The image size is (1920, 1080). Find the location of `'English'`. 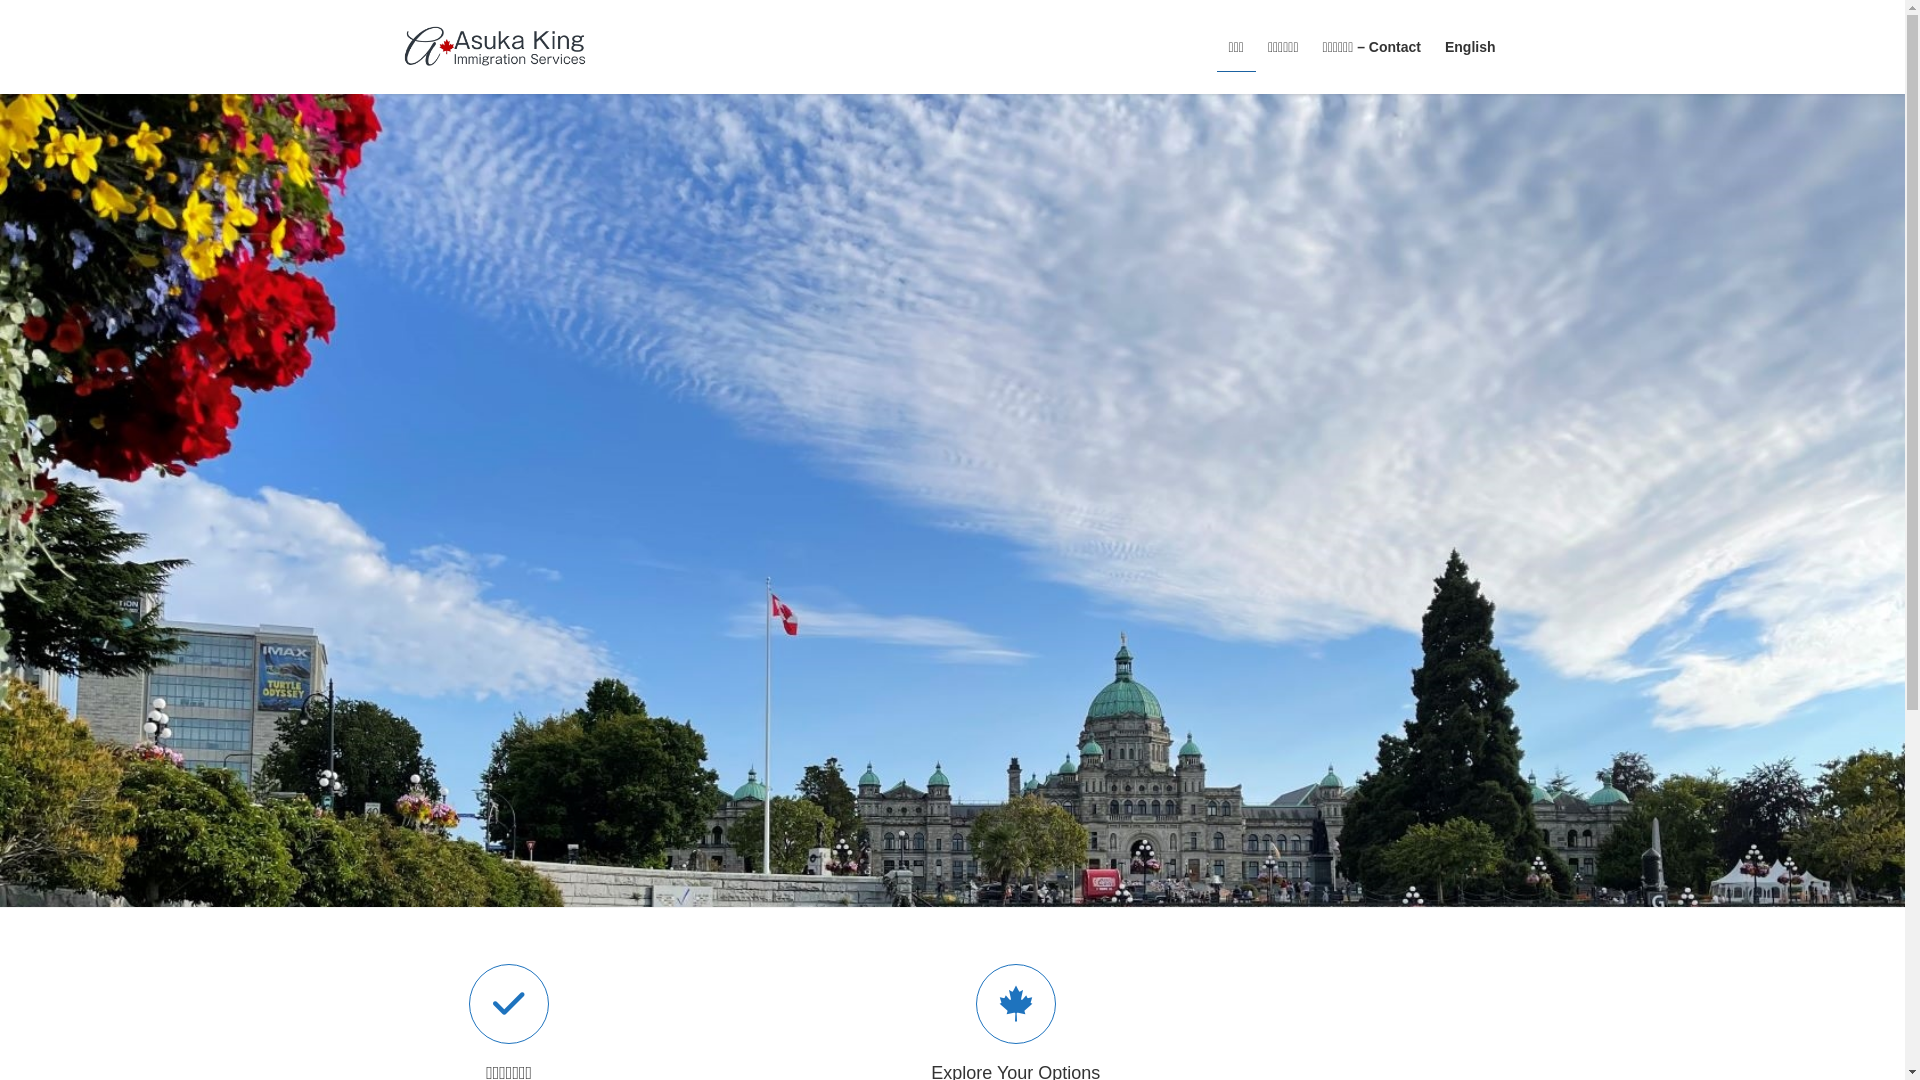

'English' is located at coordinates (1432, 46).